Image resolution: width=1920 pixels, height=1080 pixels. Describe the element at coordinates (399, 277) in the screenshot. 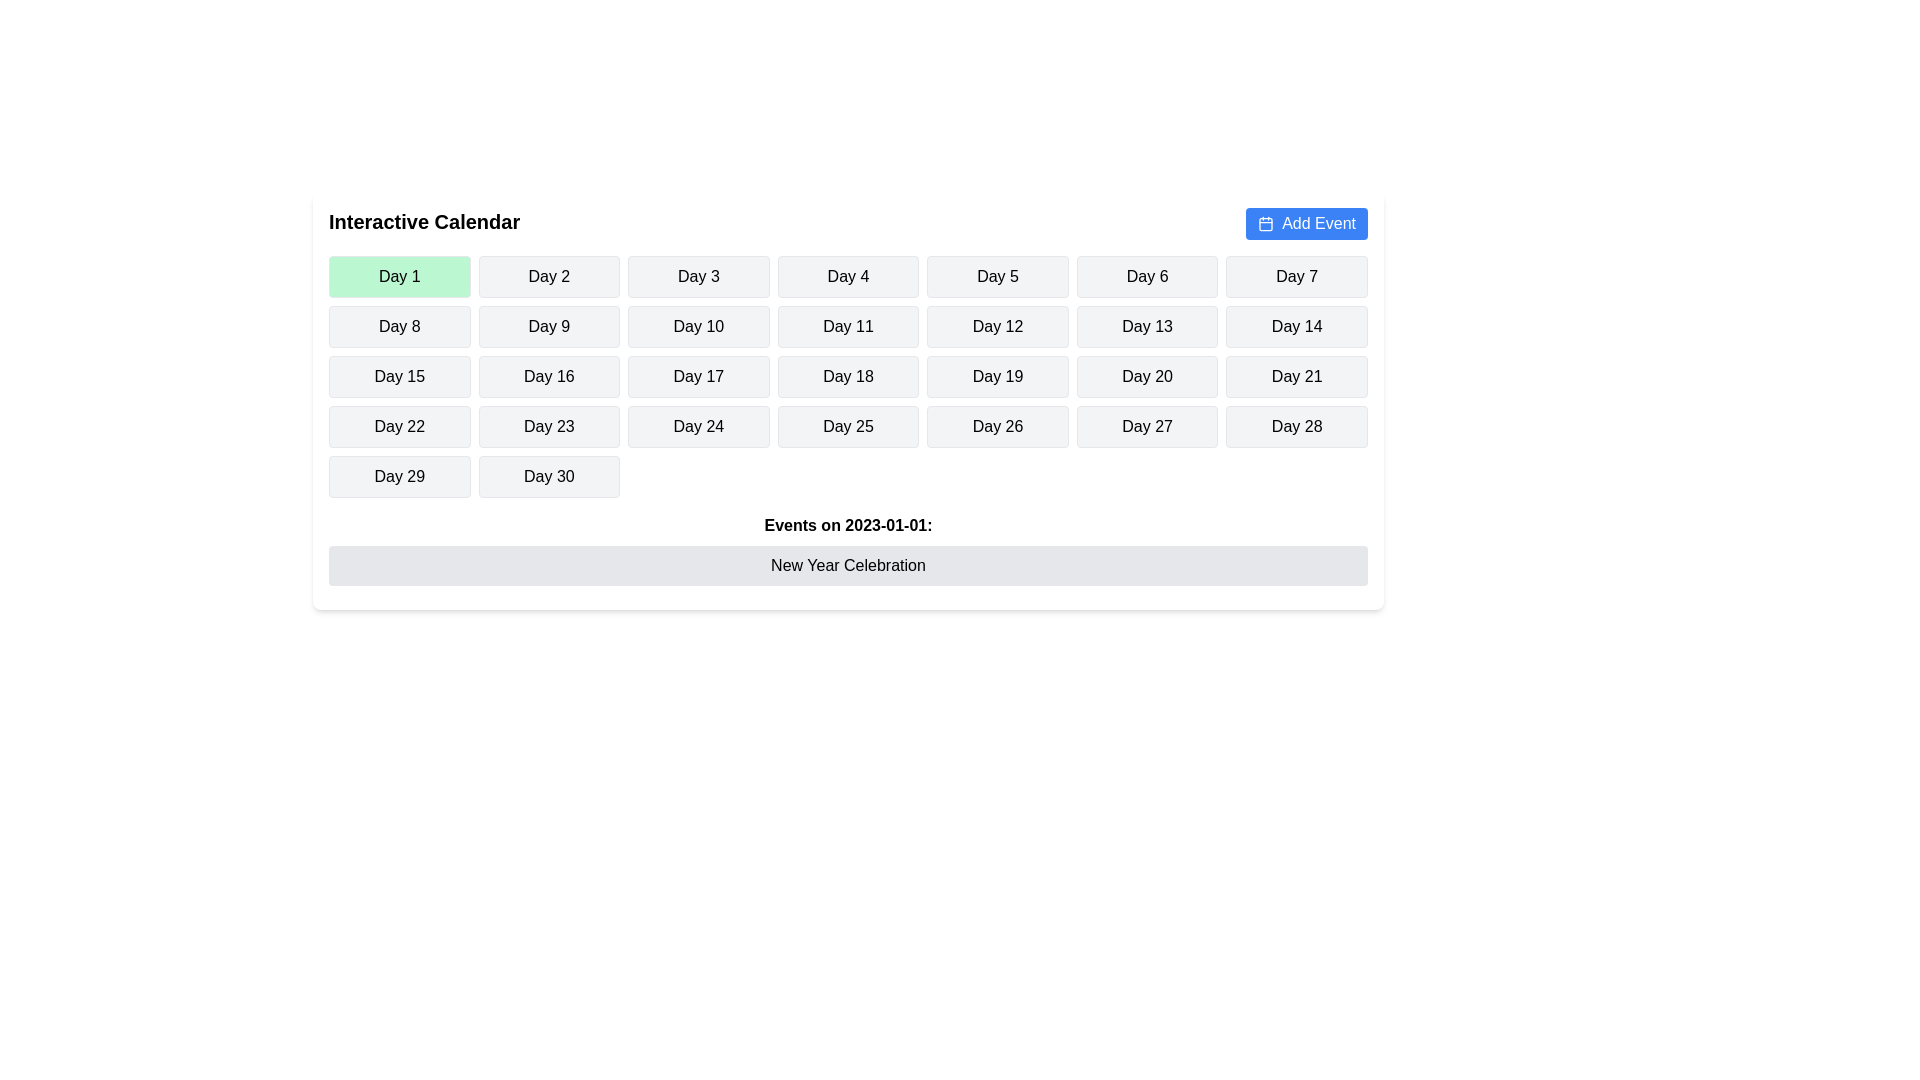

I see `the first day` at that location.